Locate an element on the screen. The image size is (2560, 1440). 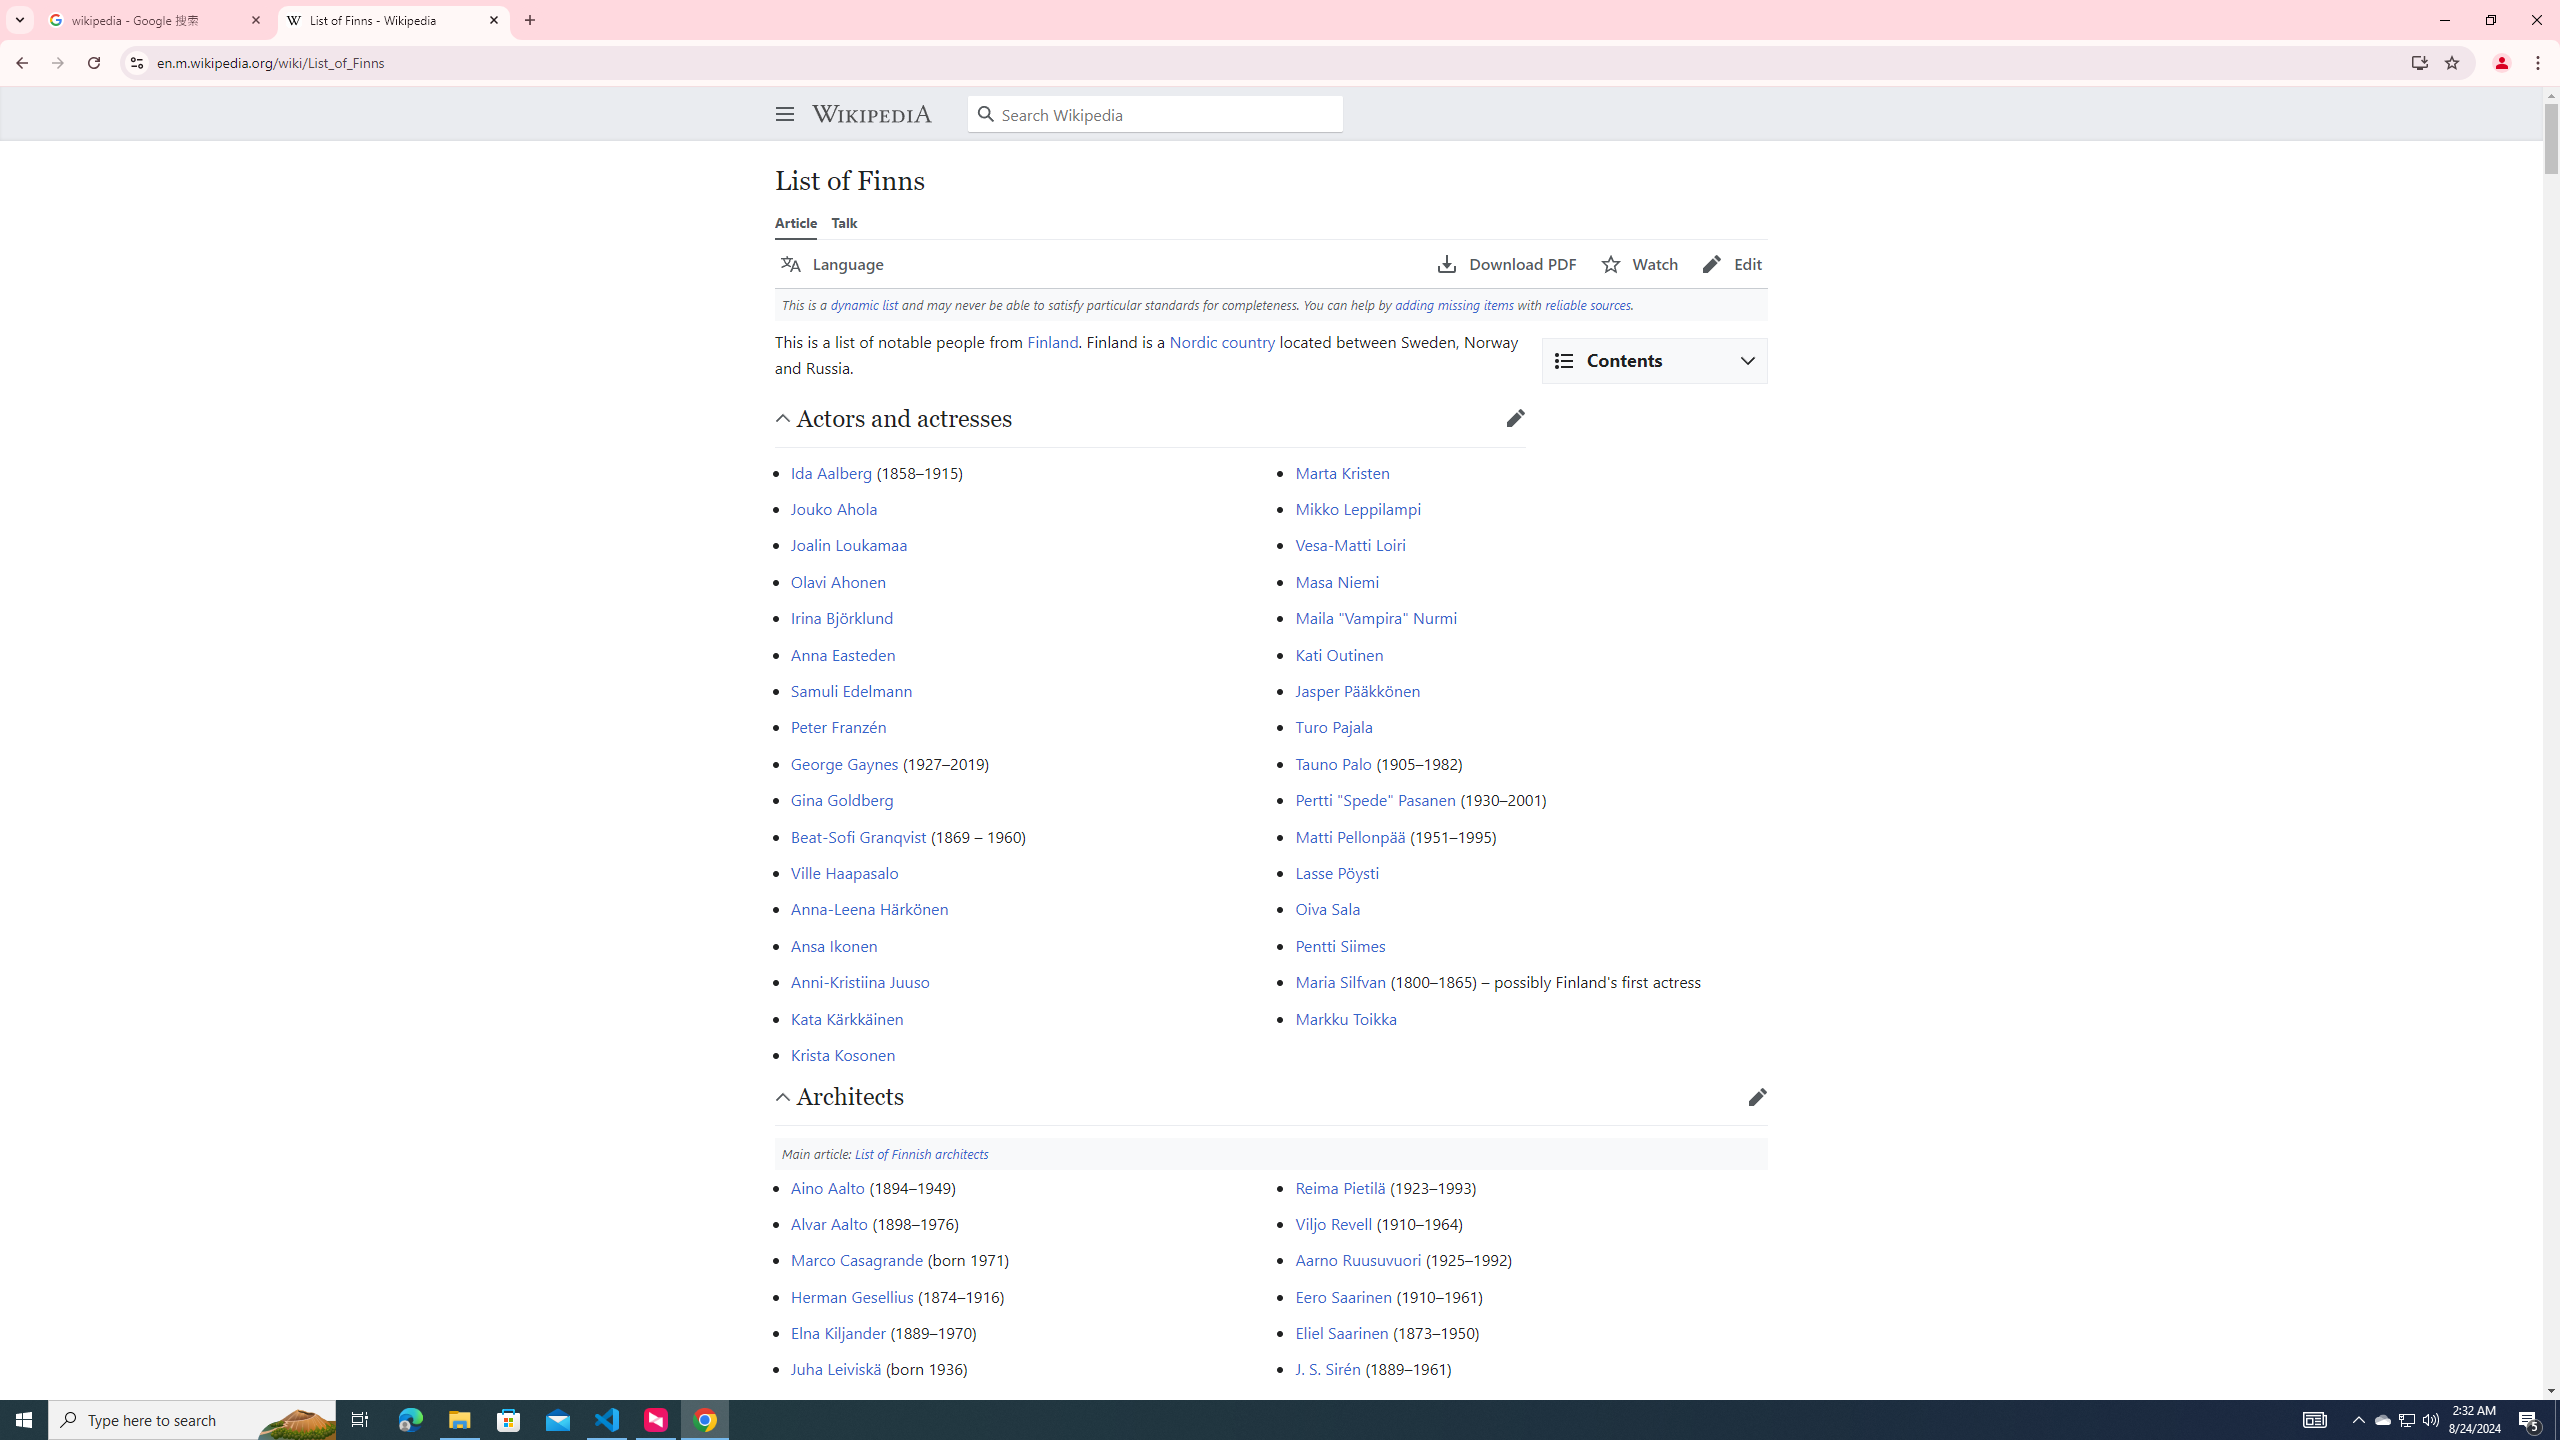
'Beat-Sofi Granqvist' is located at coordinates (857, 834).